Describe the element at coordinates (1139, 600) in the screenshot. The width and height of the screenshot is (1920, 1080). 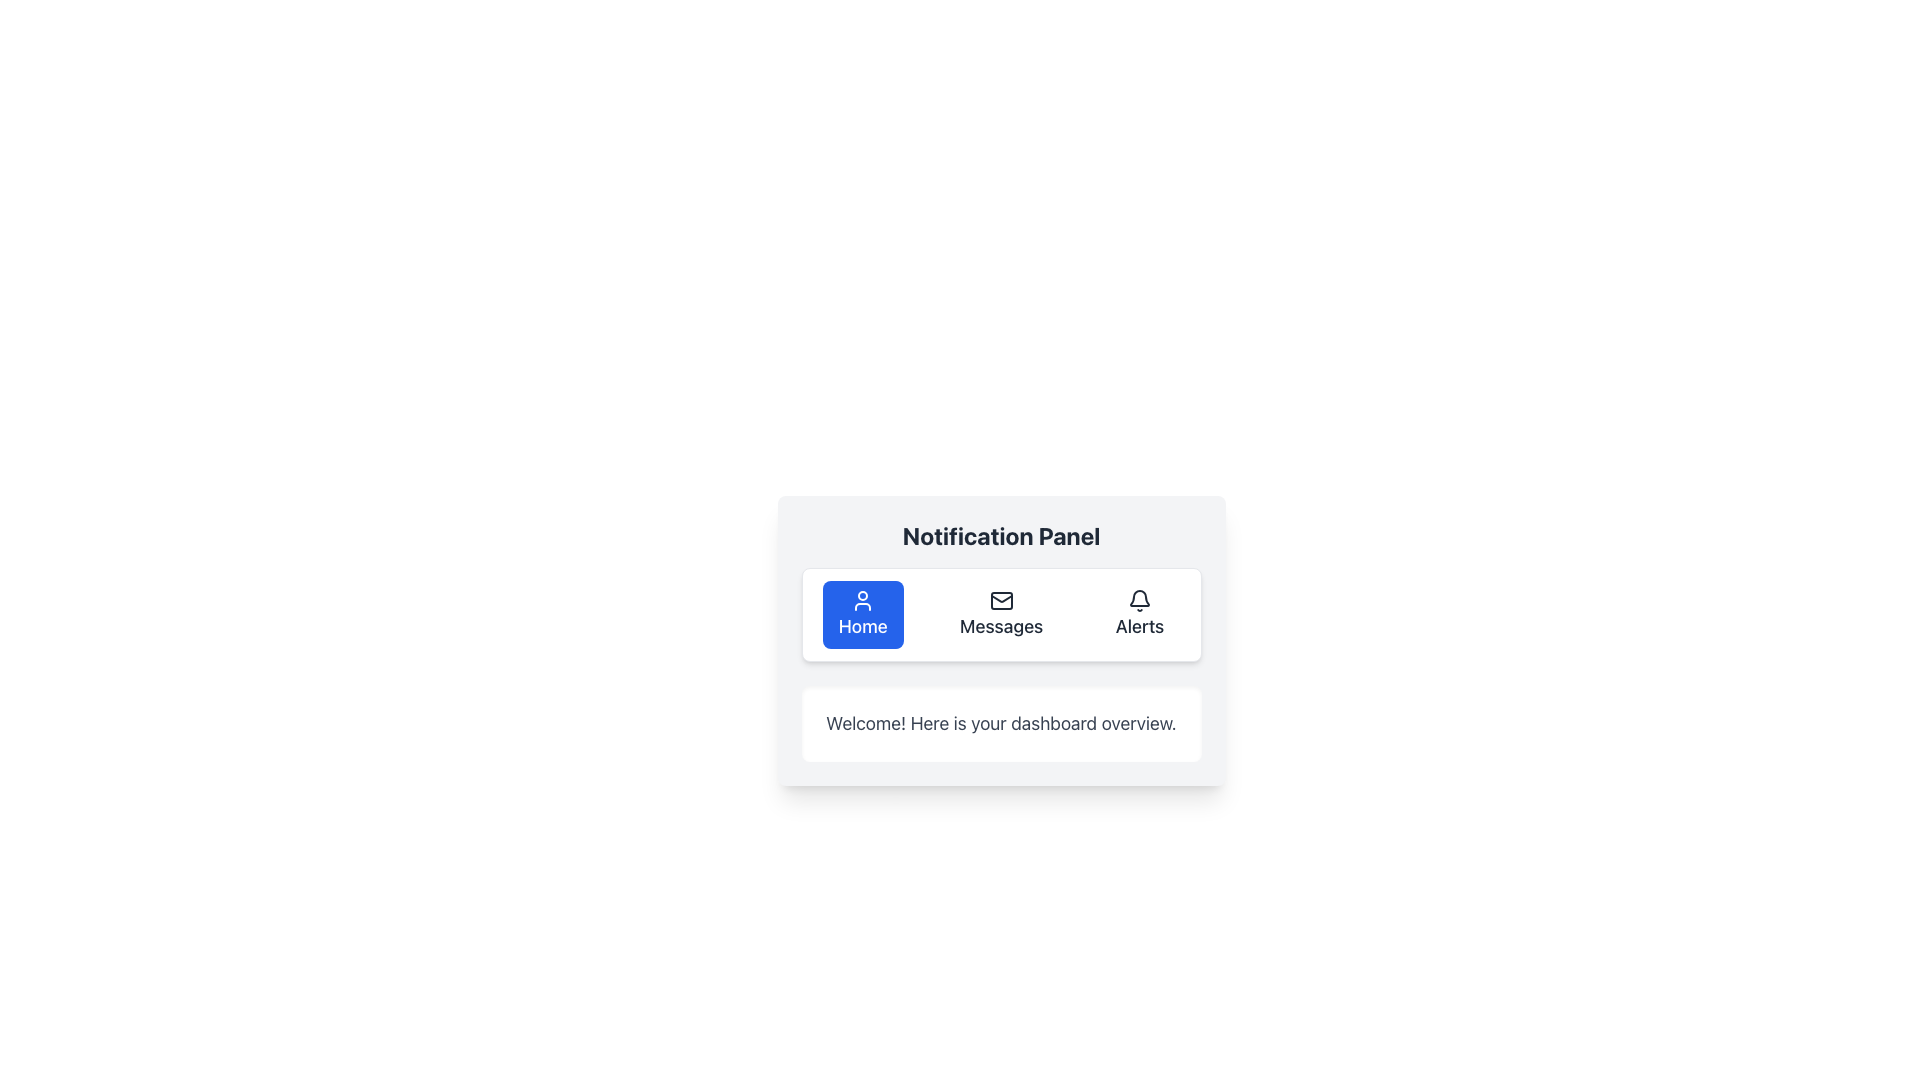
I see `the black bell icon within the 'Alerts' button` at that location.